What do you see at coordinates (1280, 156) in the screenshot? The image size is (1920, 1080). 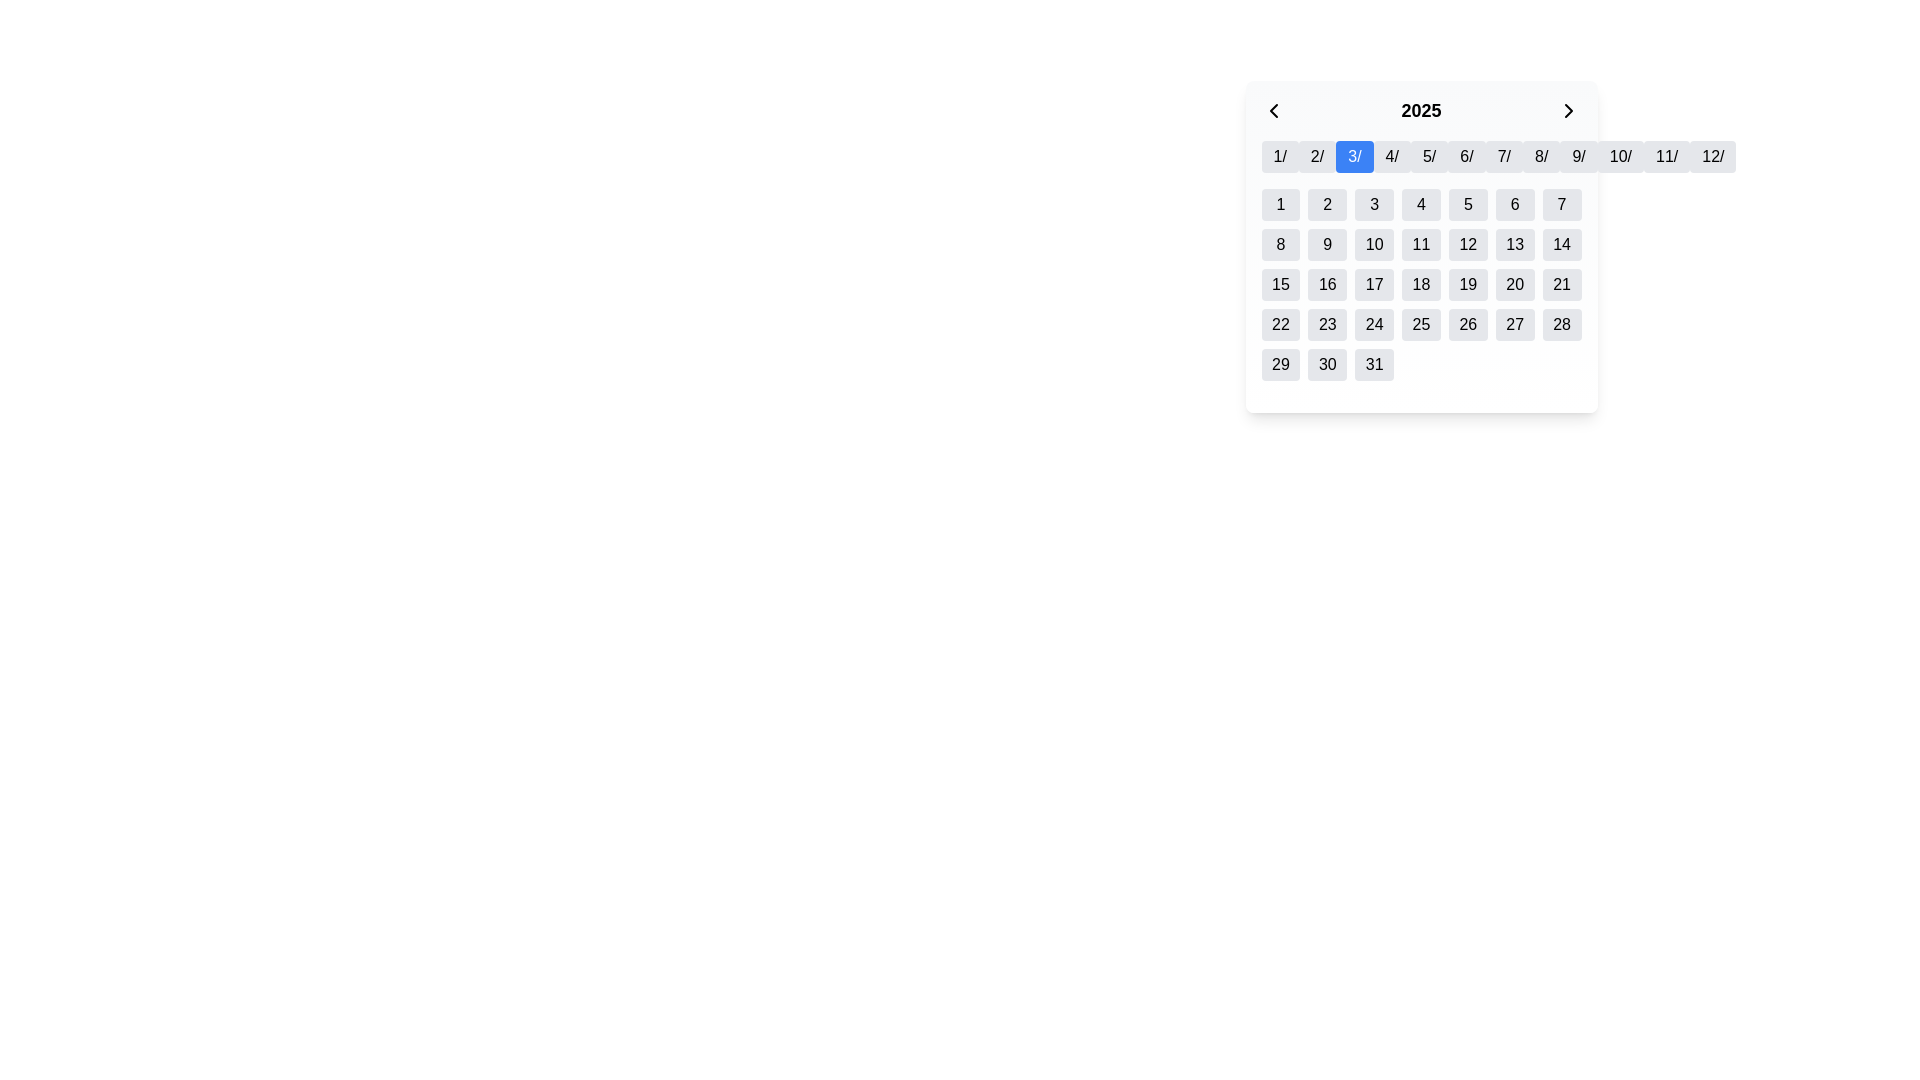 I see `the first month button in the calendar widget` at bounding box center [1280, 156].